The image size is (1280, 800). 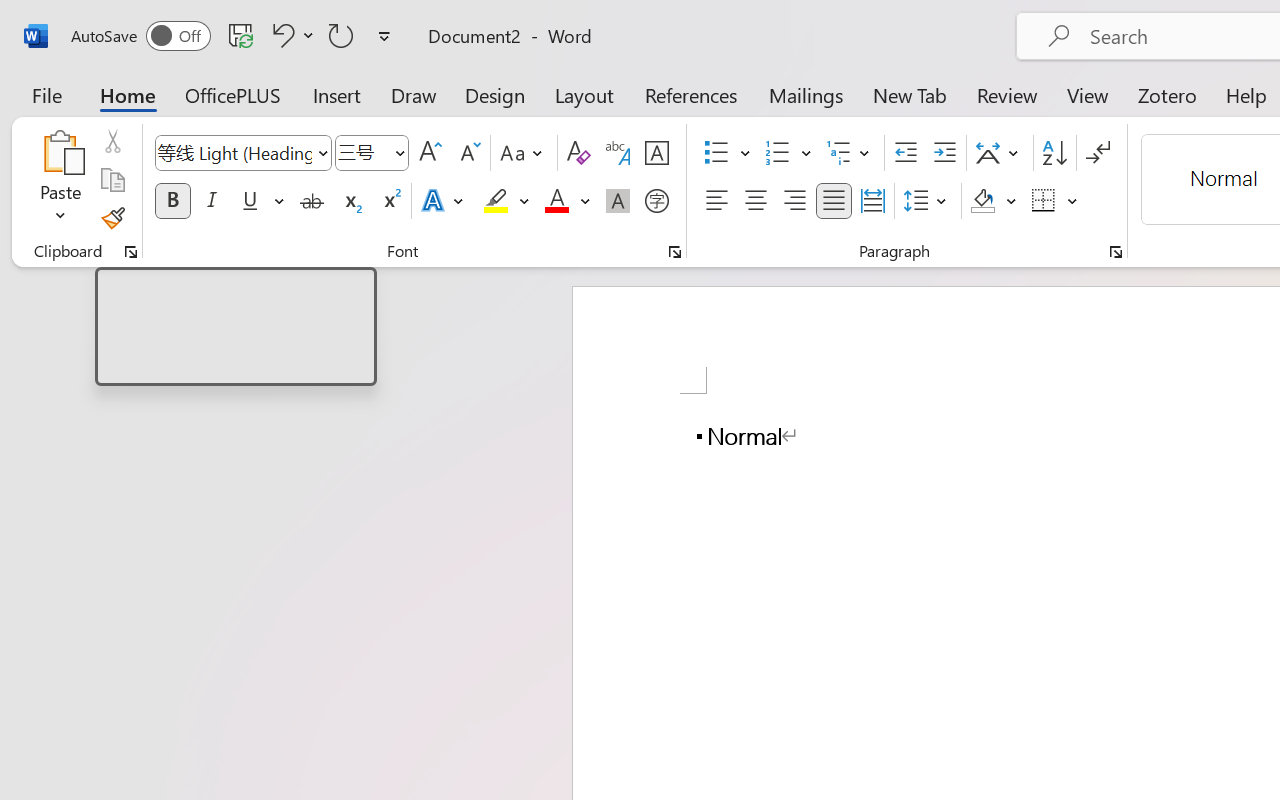 I want to click on 'Cut', so click(x=111, y=141).